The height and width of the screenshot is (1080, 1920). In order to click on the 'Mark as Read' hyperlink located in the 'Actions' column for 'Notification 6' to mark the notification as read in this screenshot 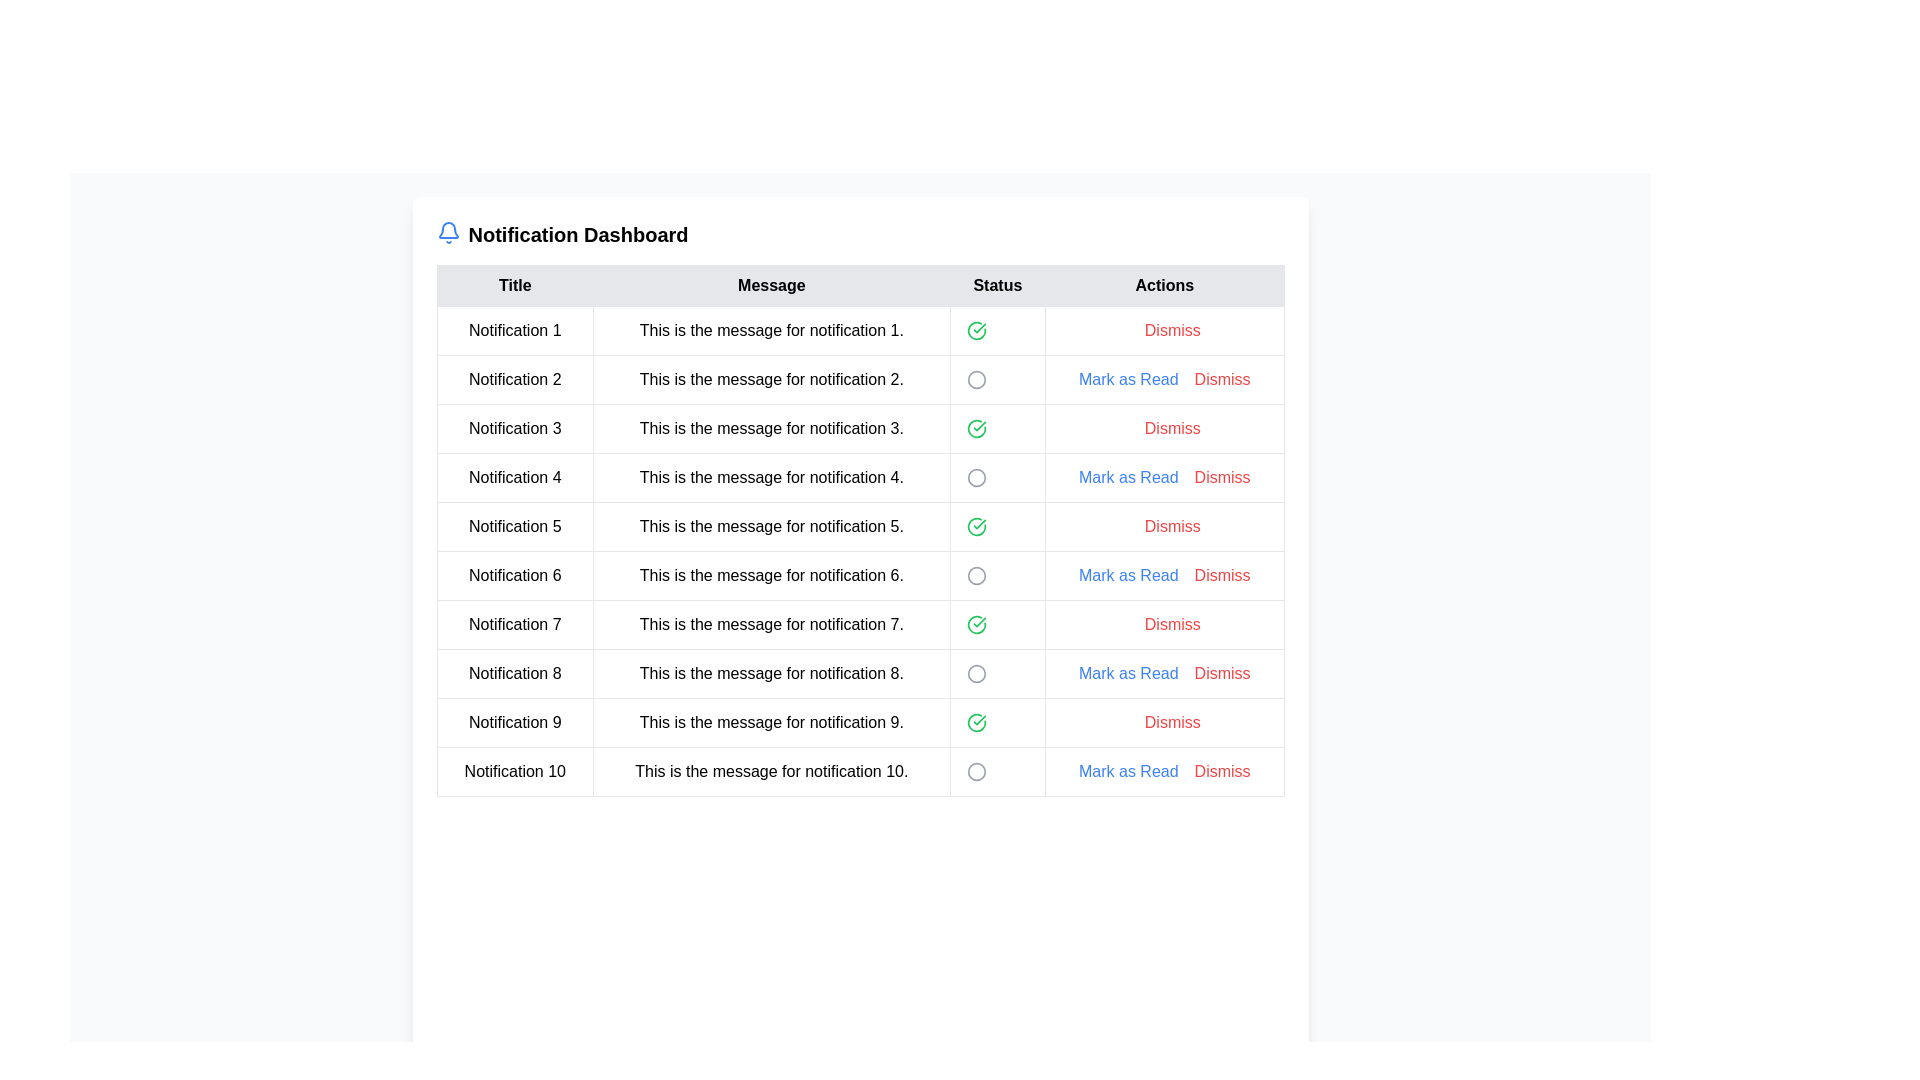, I will do `click(1163, 575)`.